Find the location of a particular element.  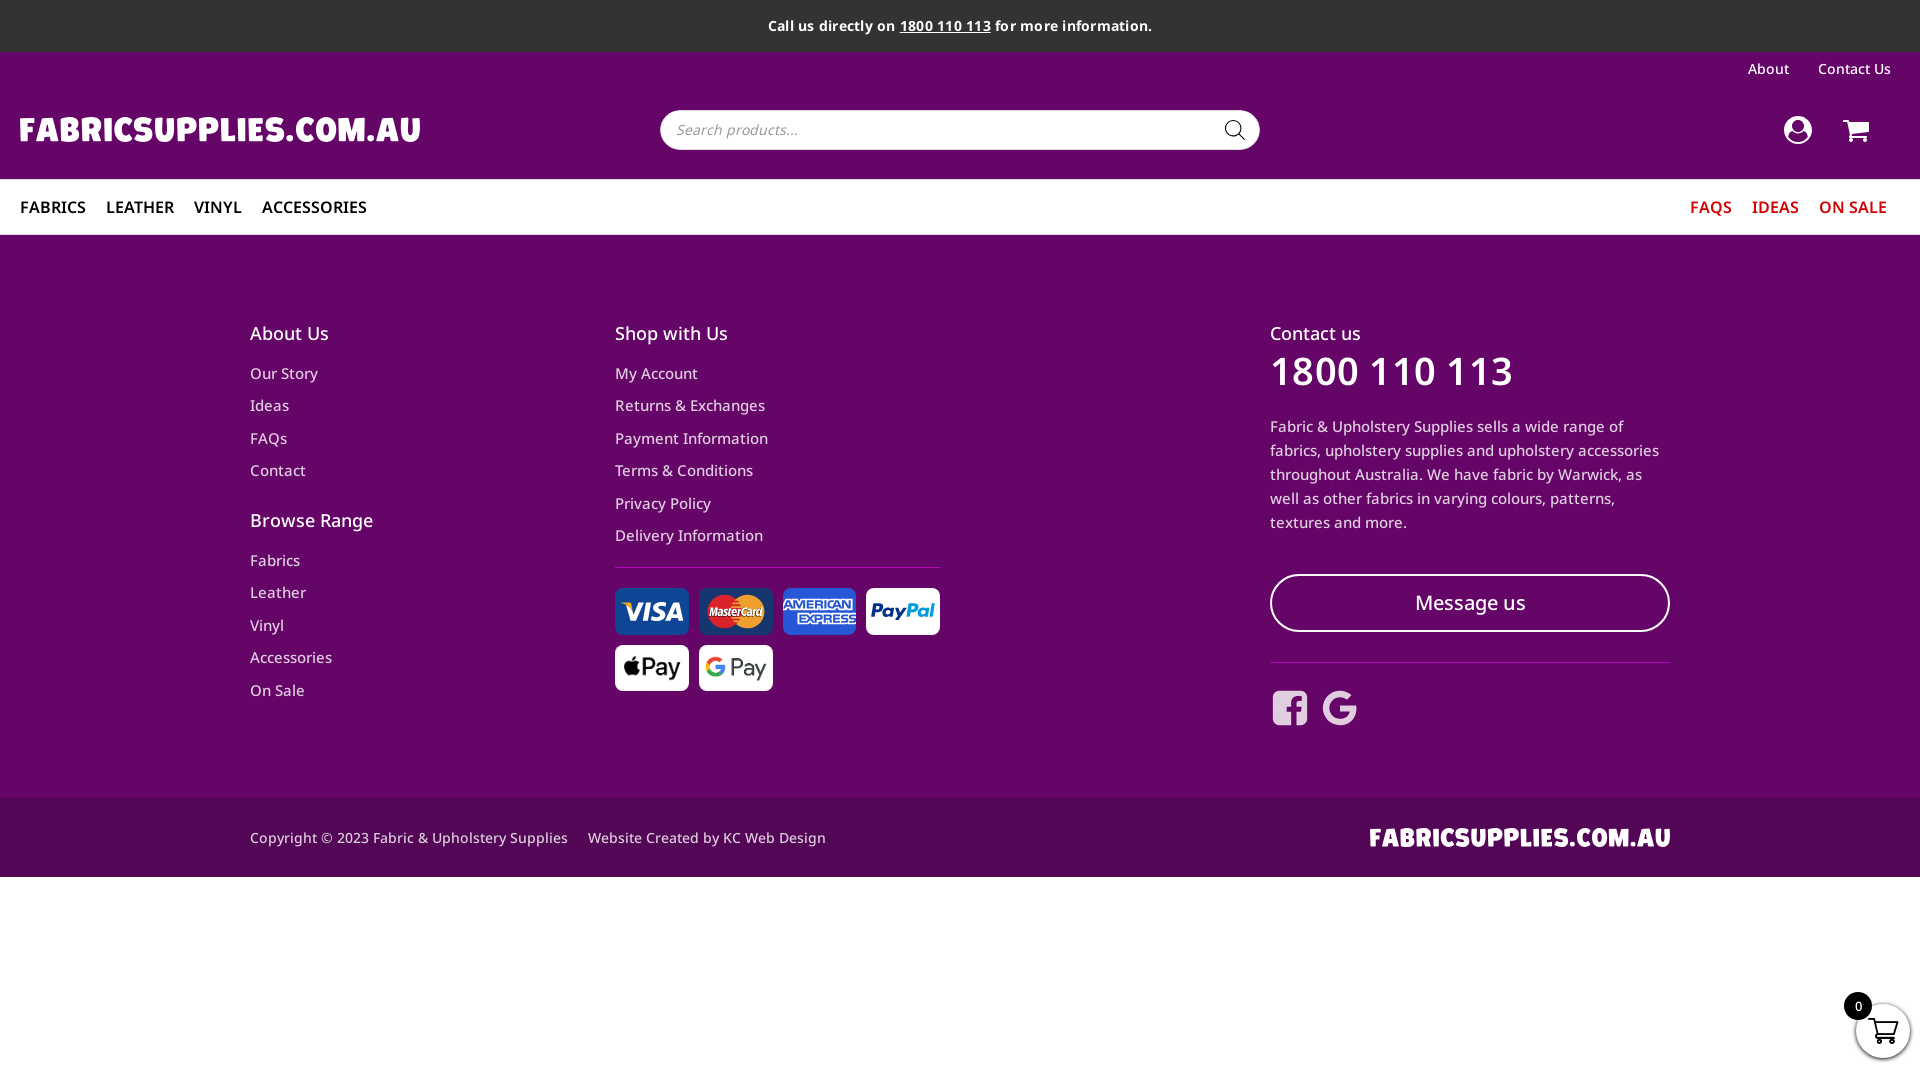

'1800 110 113' is located at coordinates (944, 25).